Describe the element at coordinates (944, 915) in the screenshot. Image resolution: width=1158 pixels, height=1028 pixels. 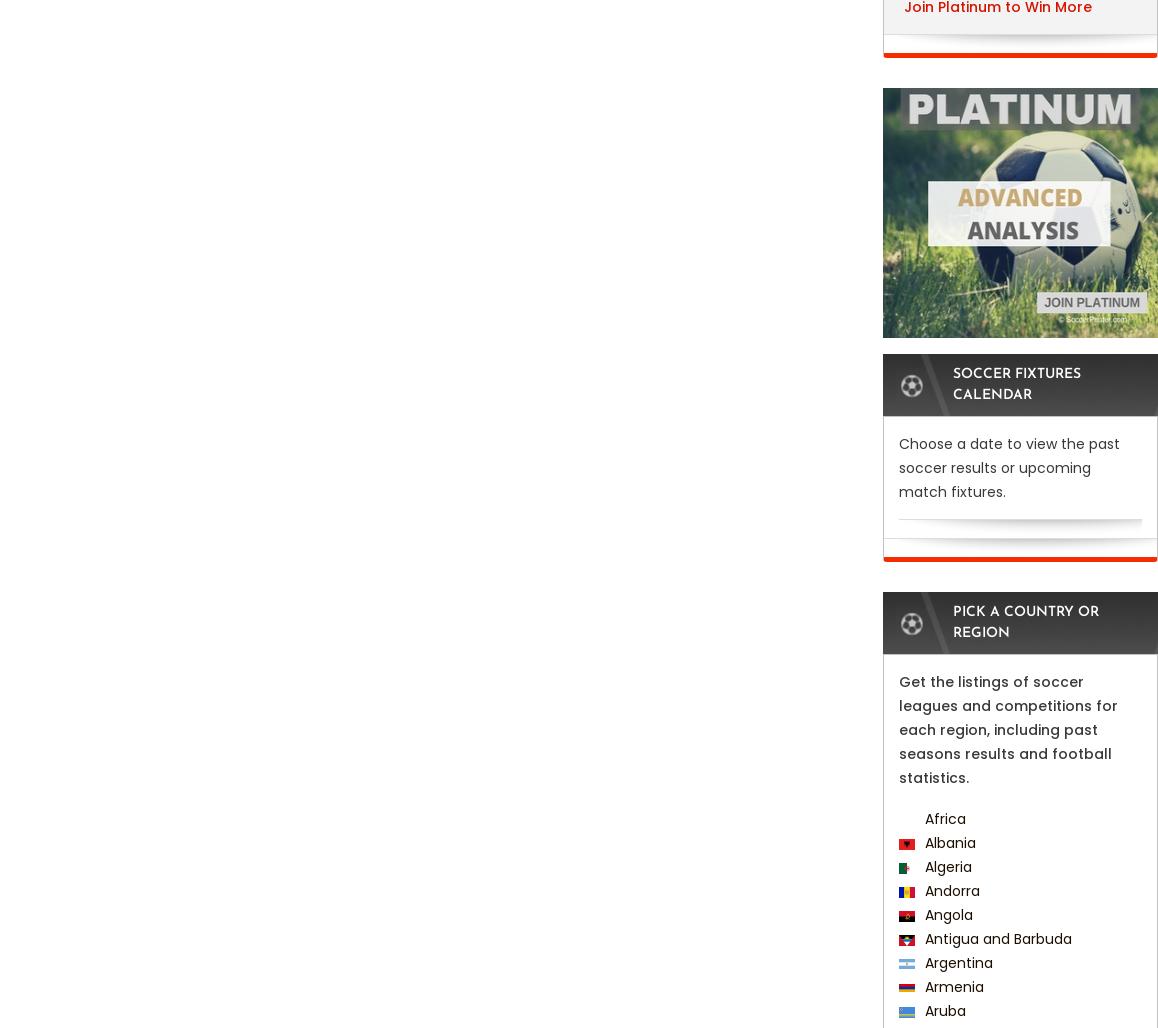
I see `'Angola'` at that location.